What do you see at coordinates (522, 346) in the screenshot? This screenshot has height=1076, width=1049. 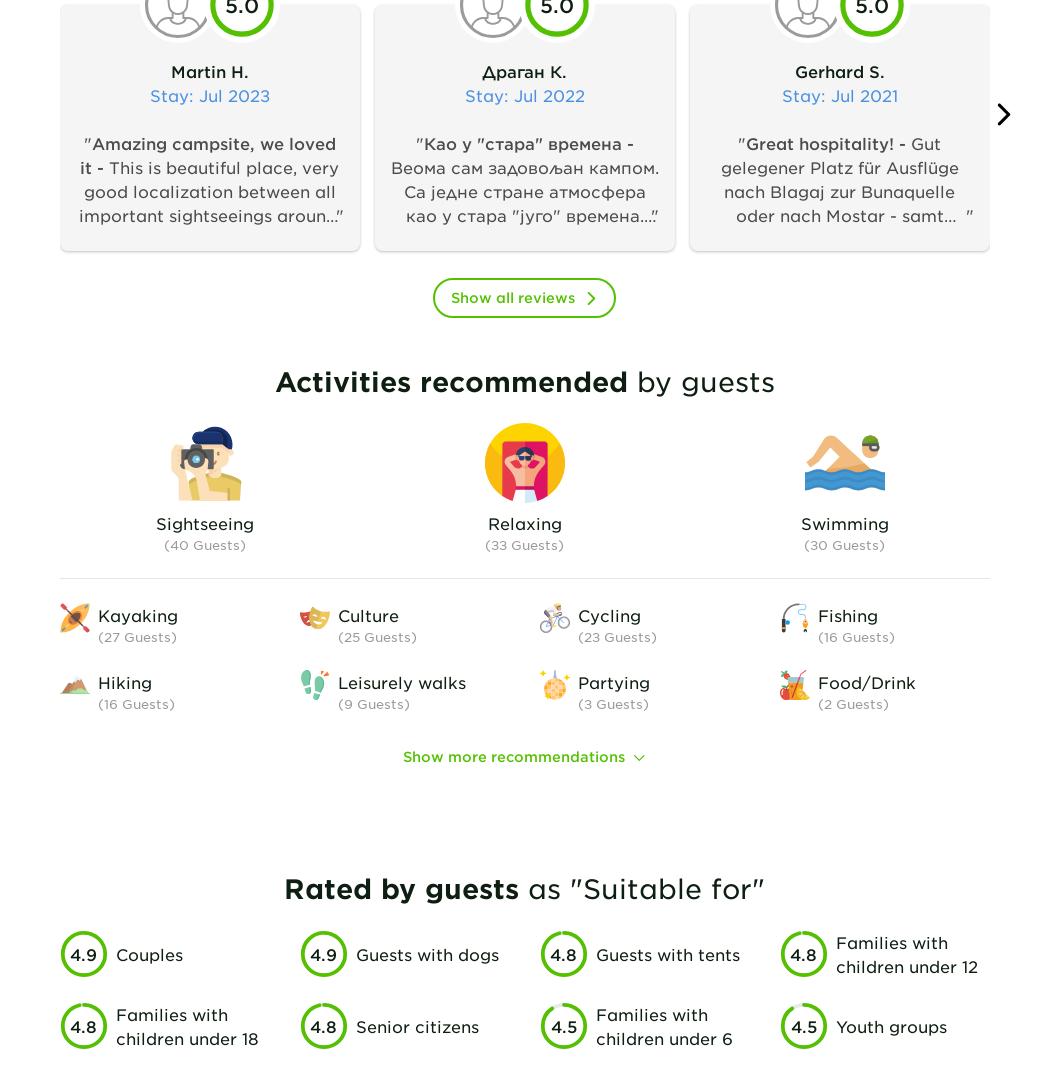 I see `'Веома сам задовољан кампом. Са једне стране атмосфера као у стара "југо" времена. Осећаш се безбедно, опуштено, међу пријатељима. Са друге стране све је на услузи, чисто и функционално, тоалети, кухиња... За младе Wf за нешто старије романтична обала реке. Све што вреди у долини Неретве на дохват руке: Благај, Житомислић, Почитељ и наравно Мостар. Када поново прођем кроз Мостар - ово је камп за мене.'` at bounding box center [522, 346].